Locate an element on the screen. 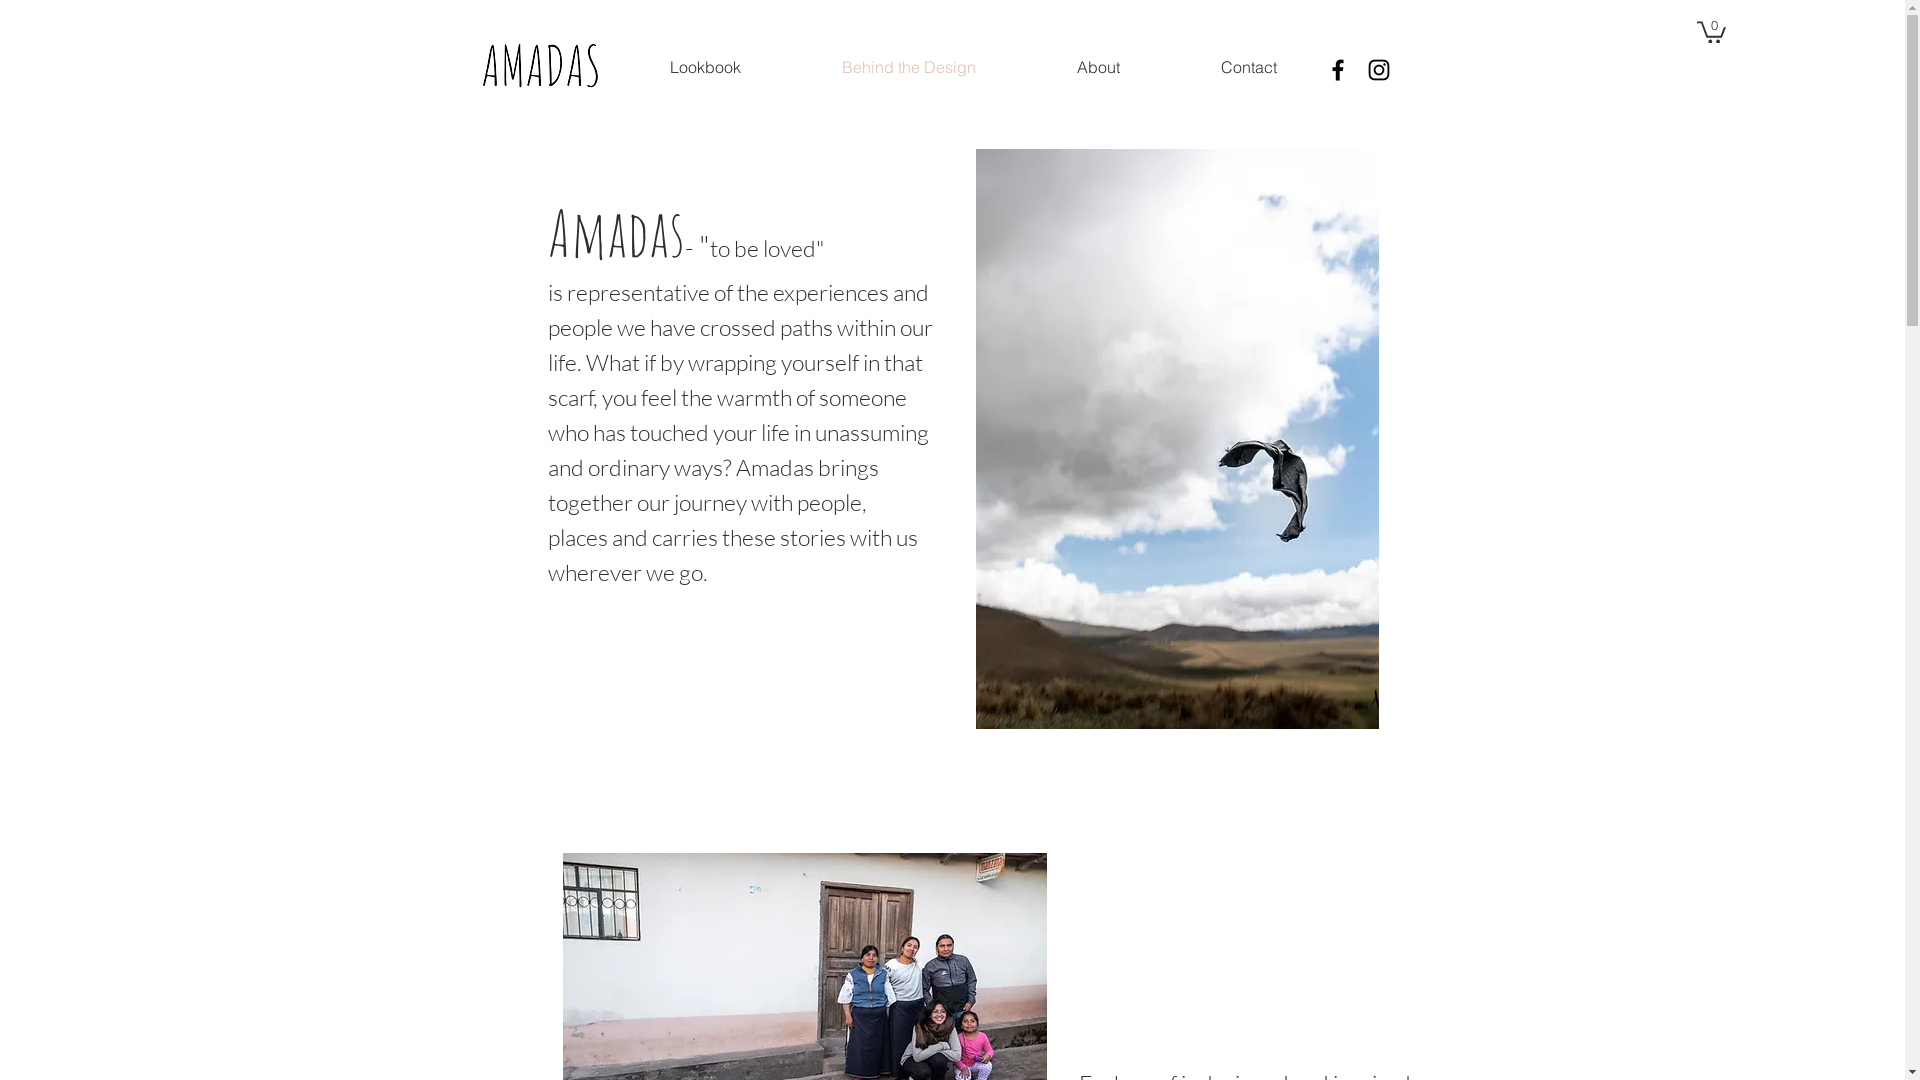 The width and height of the screenshot is (1920, 1080). 'About' is located at coordinates (1097, 65).